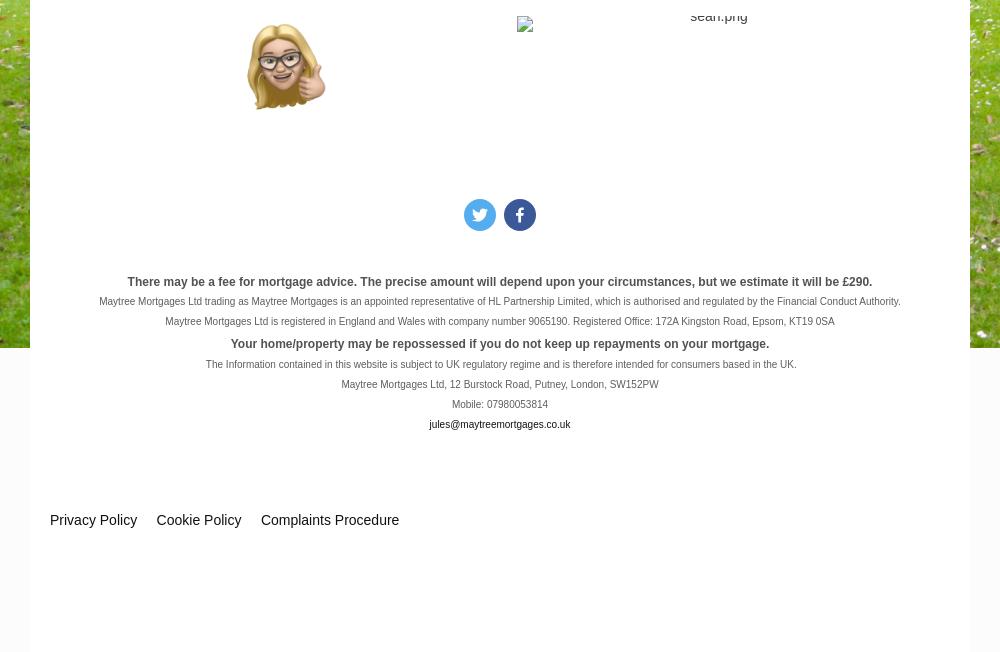 This screenshot has width=1000, height=652. What do you see at coordinates (498, 280) in the screenshot?
I see `'There may be a fee for mortgage advice. The precise amount will depend upon your circumstances, but we estimate it will be £290.'` at bounding box center [498, 280].